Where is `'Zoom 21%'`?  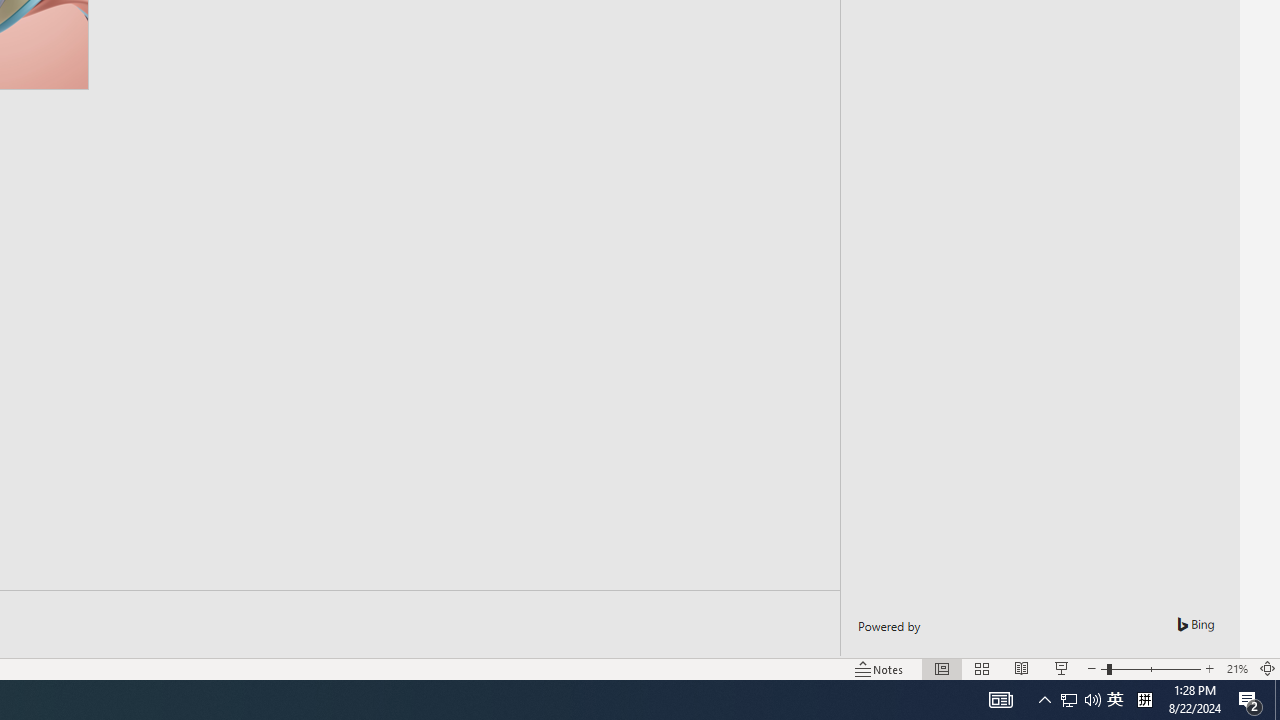 'Zoom 21%' is located at coordinates (1236, 669).